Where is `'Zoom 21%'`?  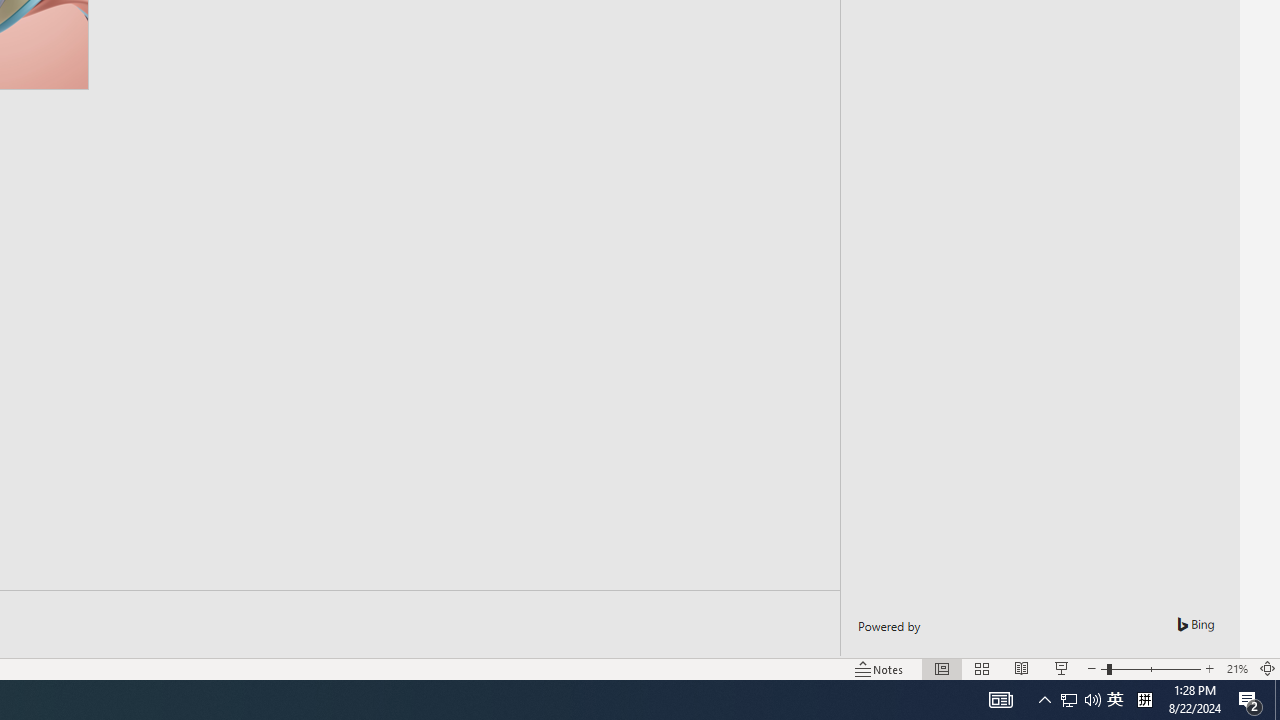 'Zoom 21%' is located at coordinates (1236, 669).